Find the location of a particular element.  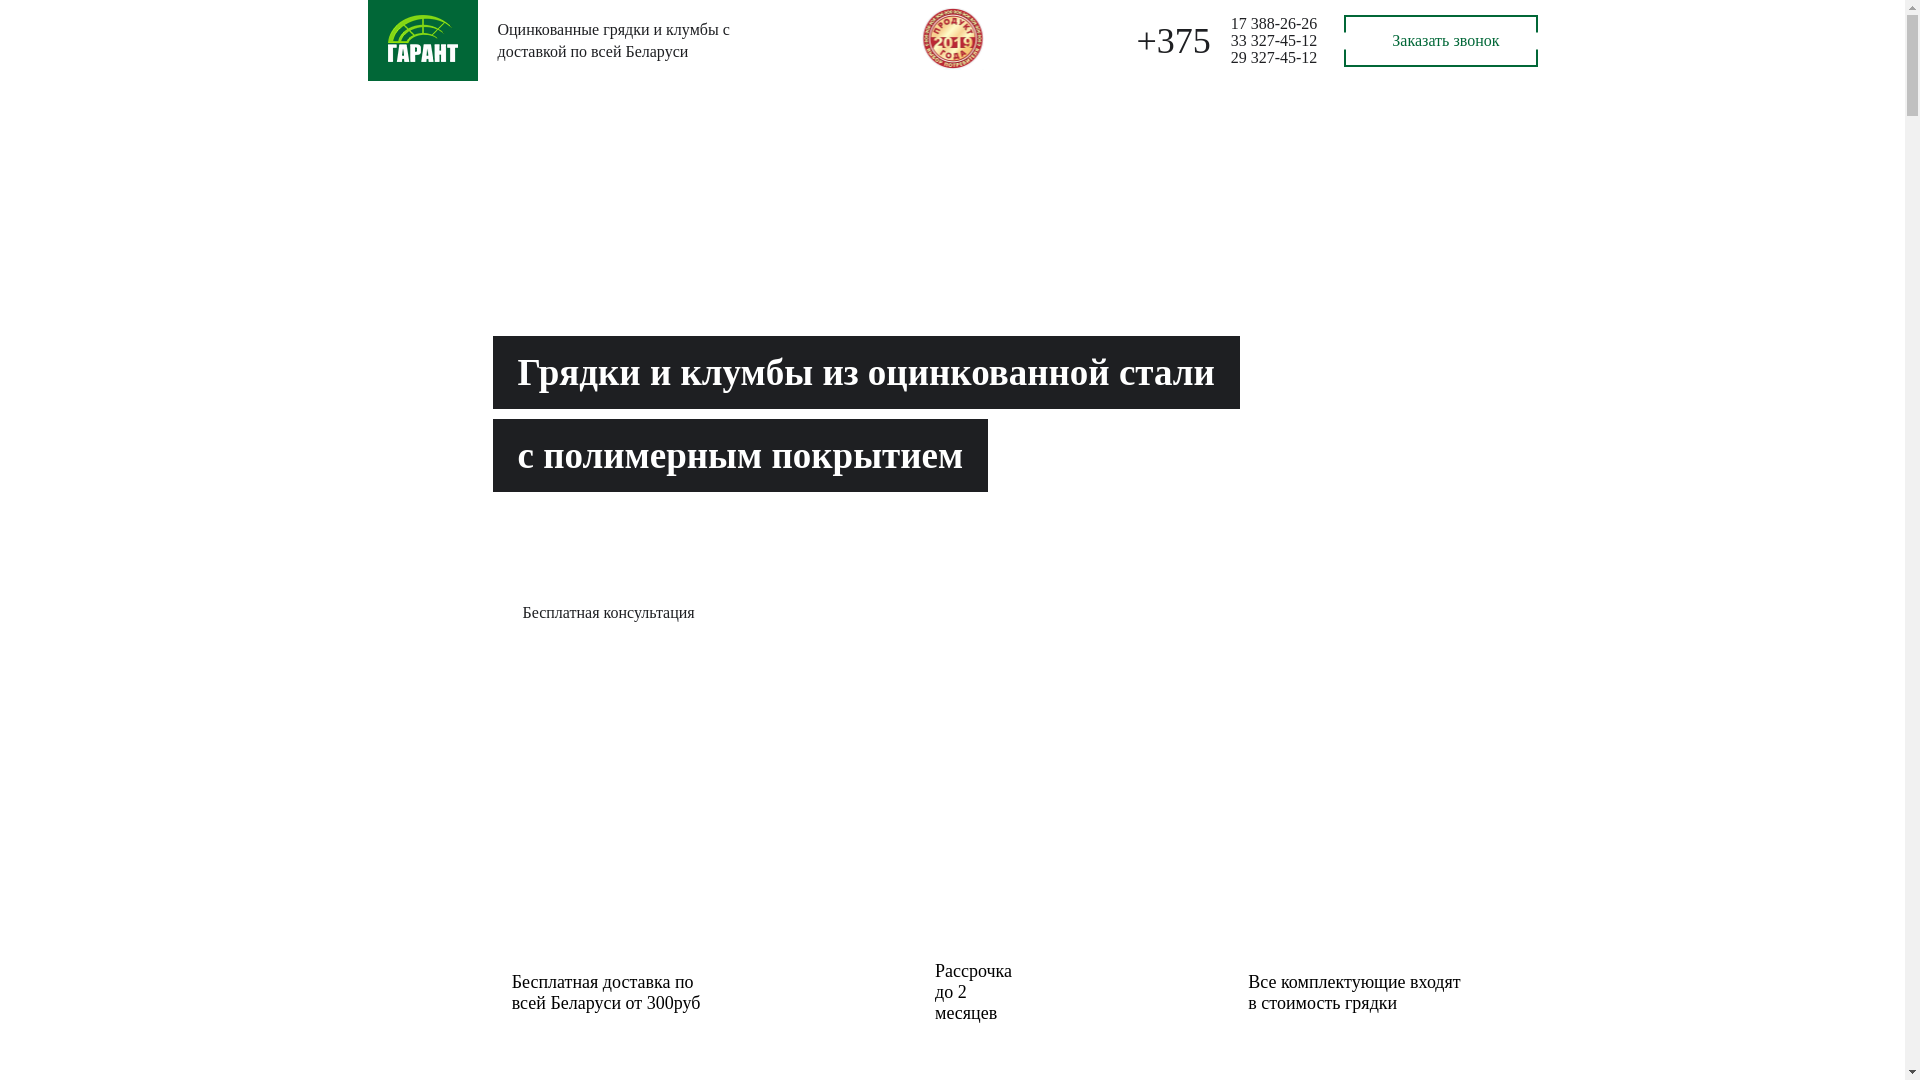

'17 388-26-26' is located at coordinates (1273, 23).